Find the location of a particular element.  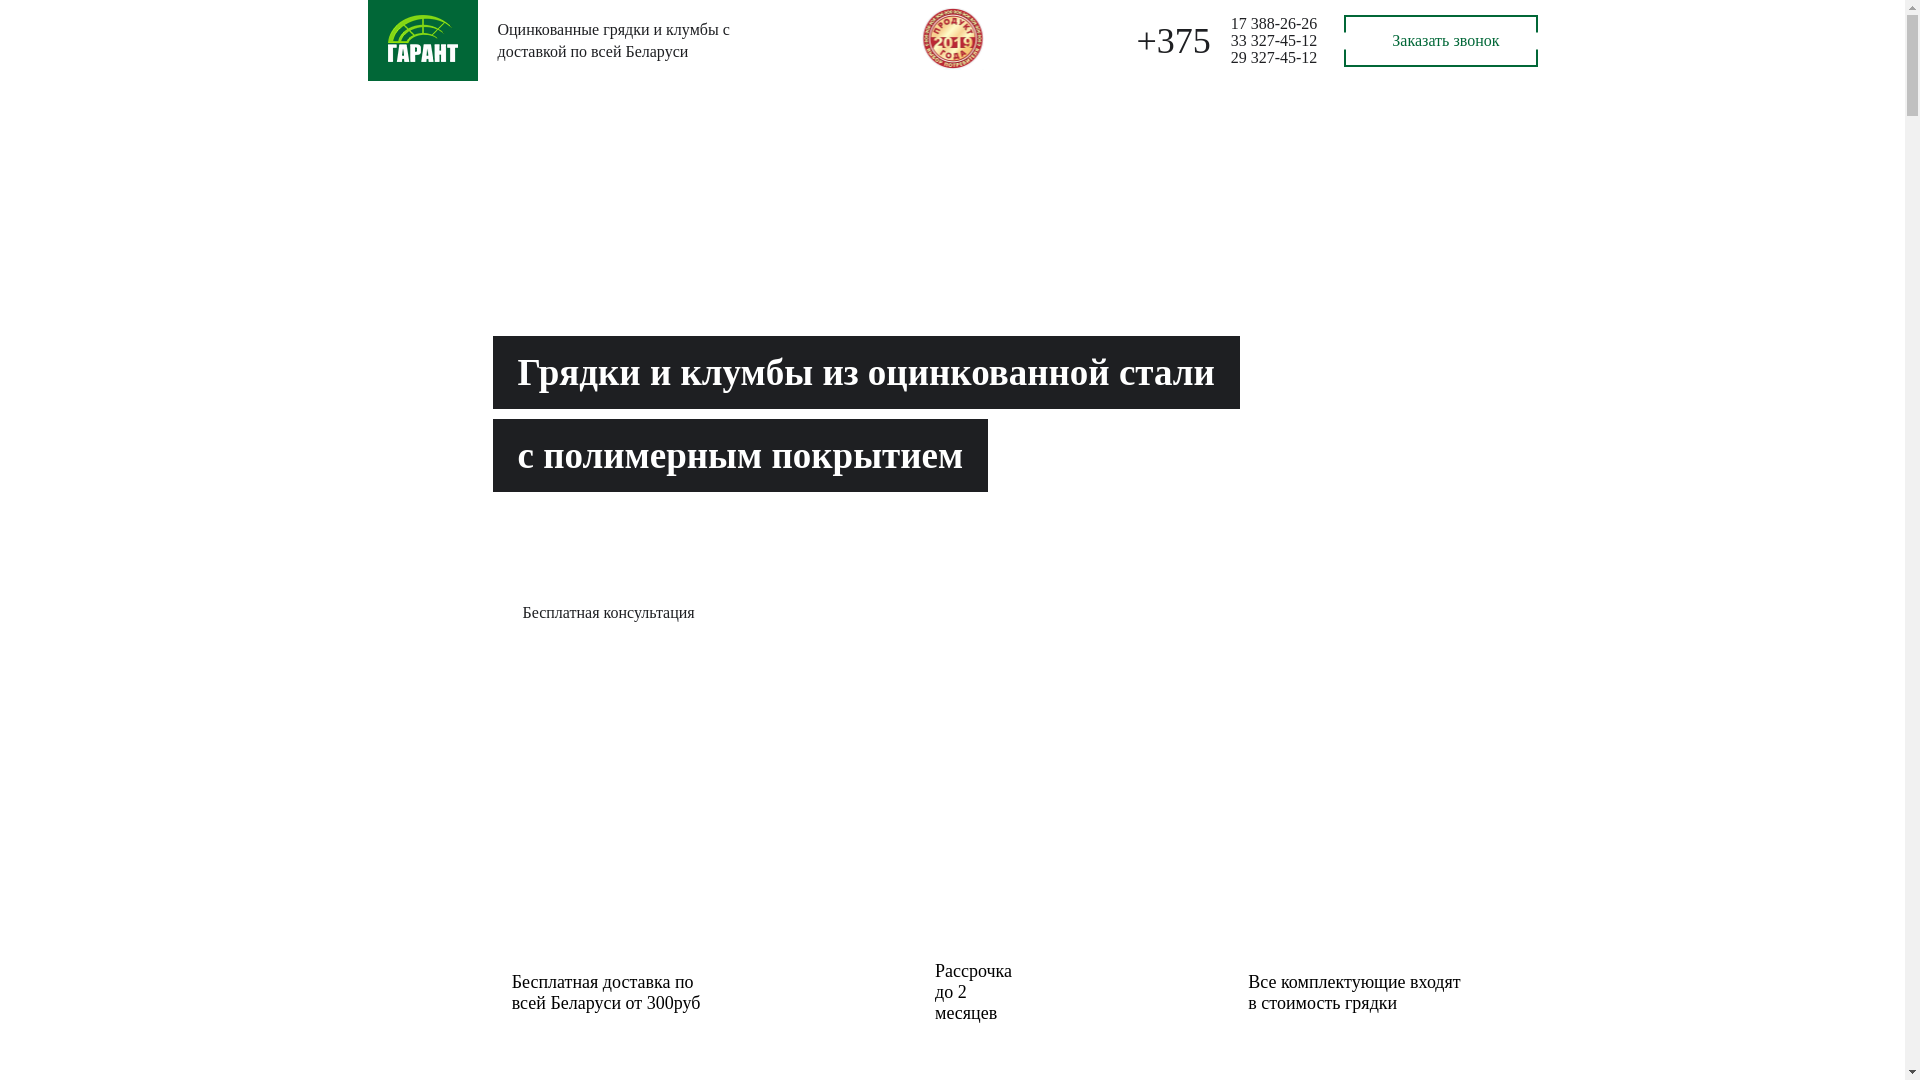

'17 388-26-26' is located at coordinates (1273, 23).